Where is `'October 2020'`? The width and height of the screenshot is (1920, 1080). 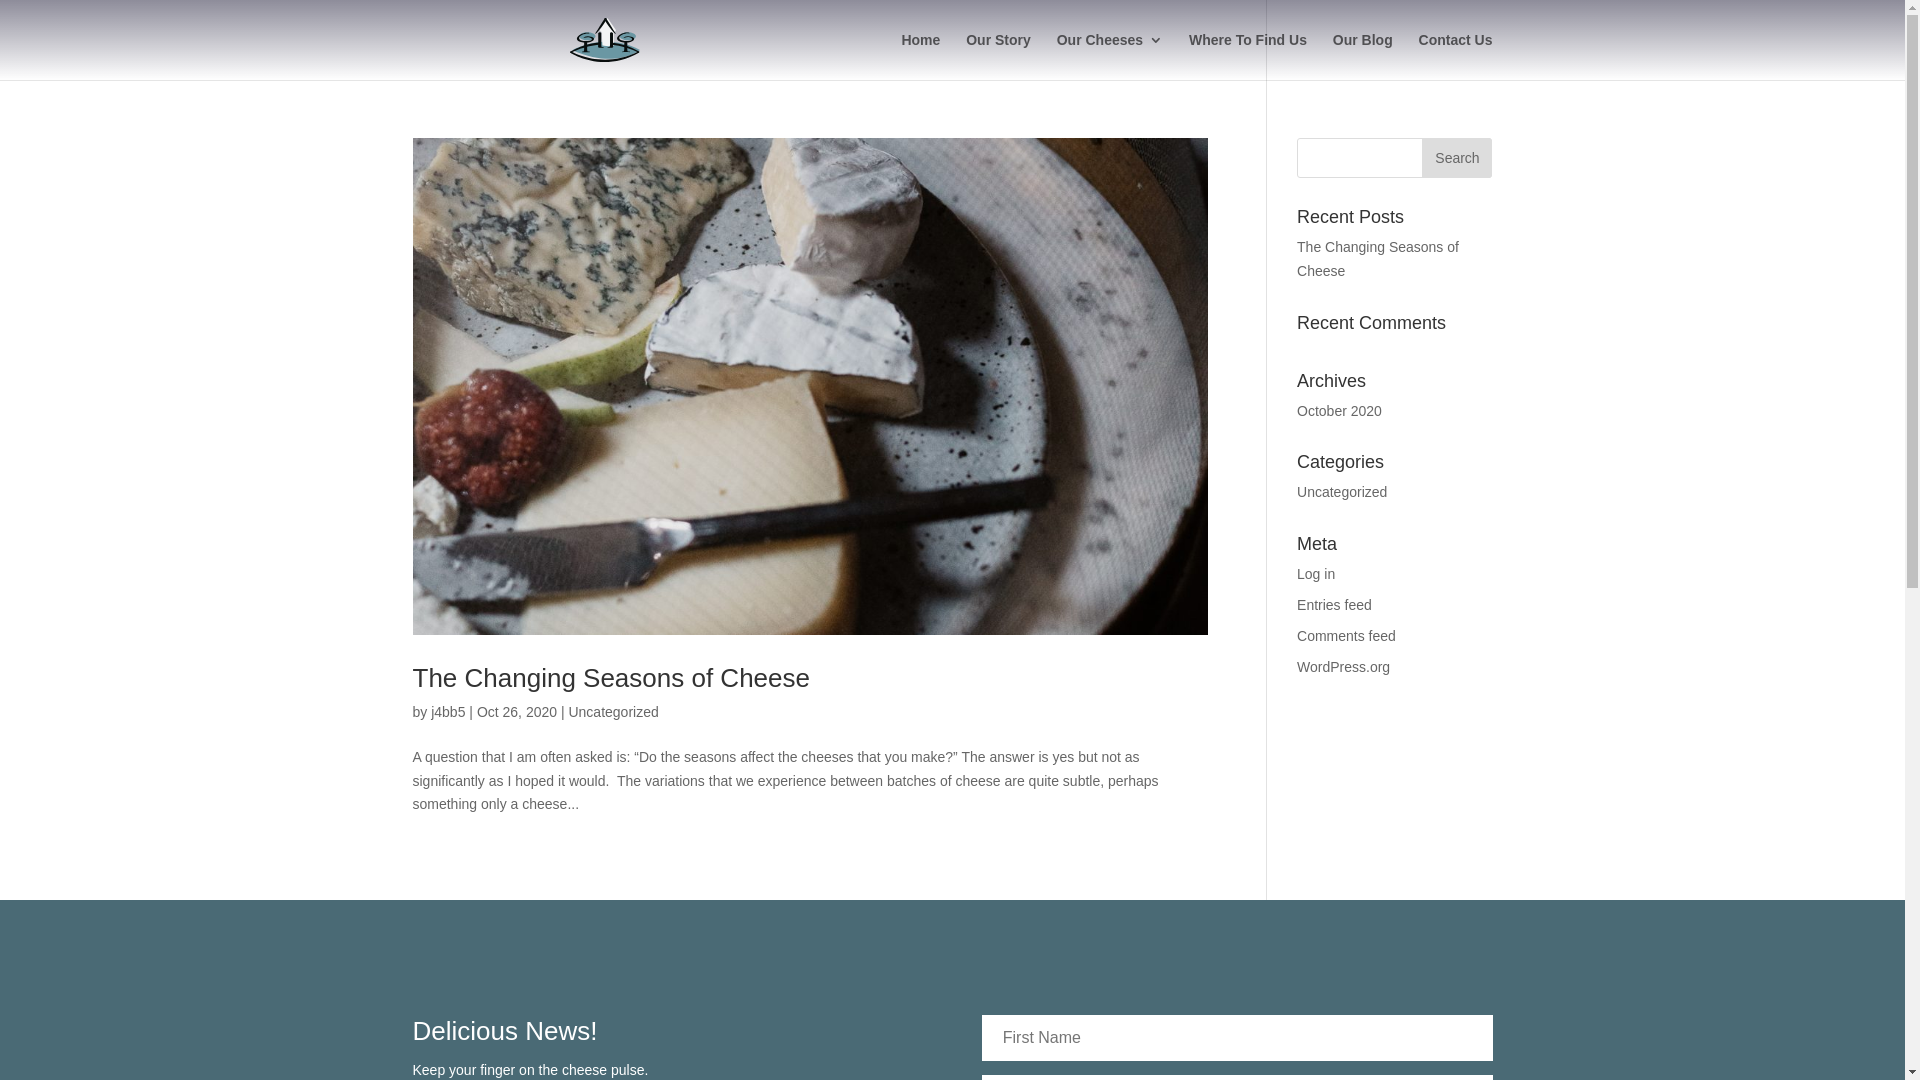 'October 2020' is located at coordinates (1339, 410).